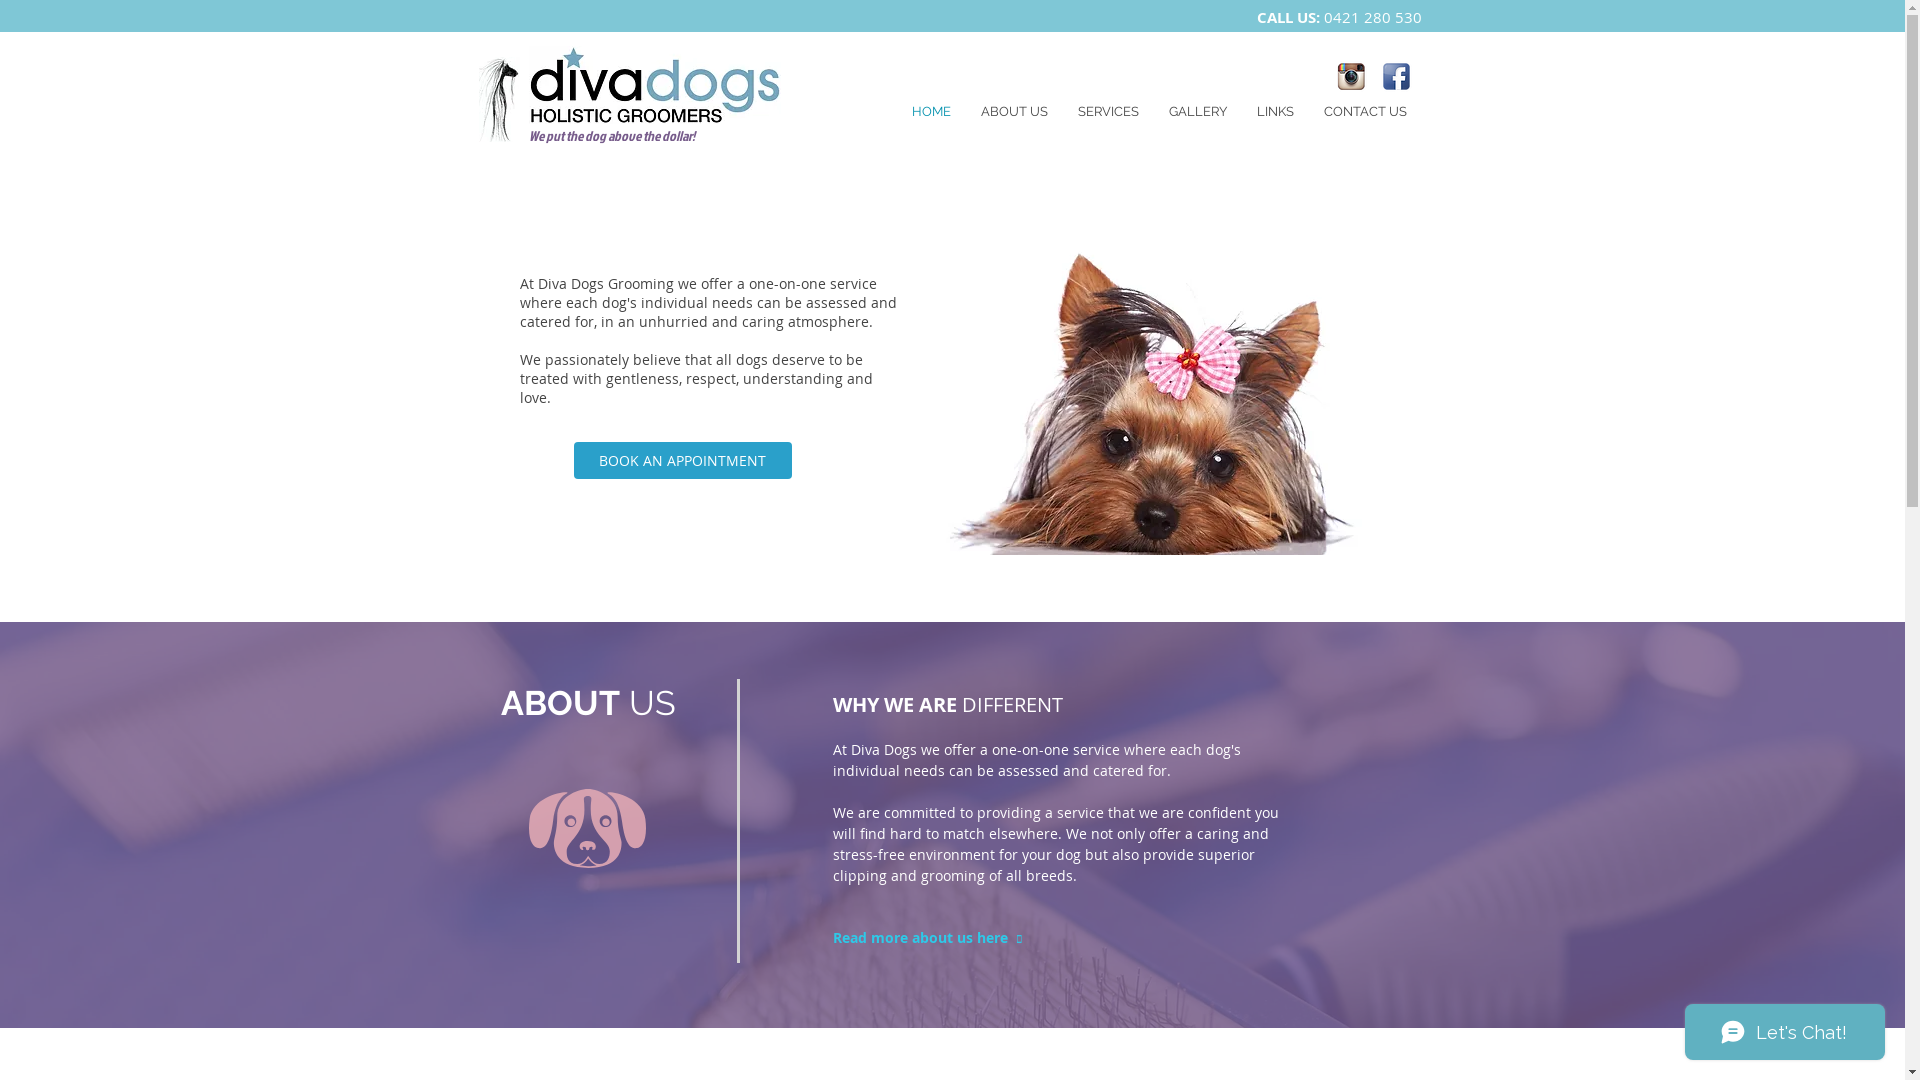  Describe the element at coordinates (965, 111) in the screenshot. I see `'ABOUT US'` at that location.